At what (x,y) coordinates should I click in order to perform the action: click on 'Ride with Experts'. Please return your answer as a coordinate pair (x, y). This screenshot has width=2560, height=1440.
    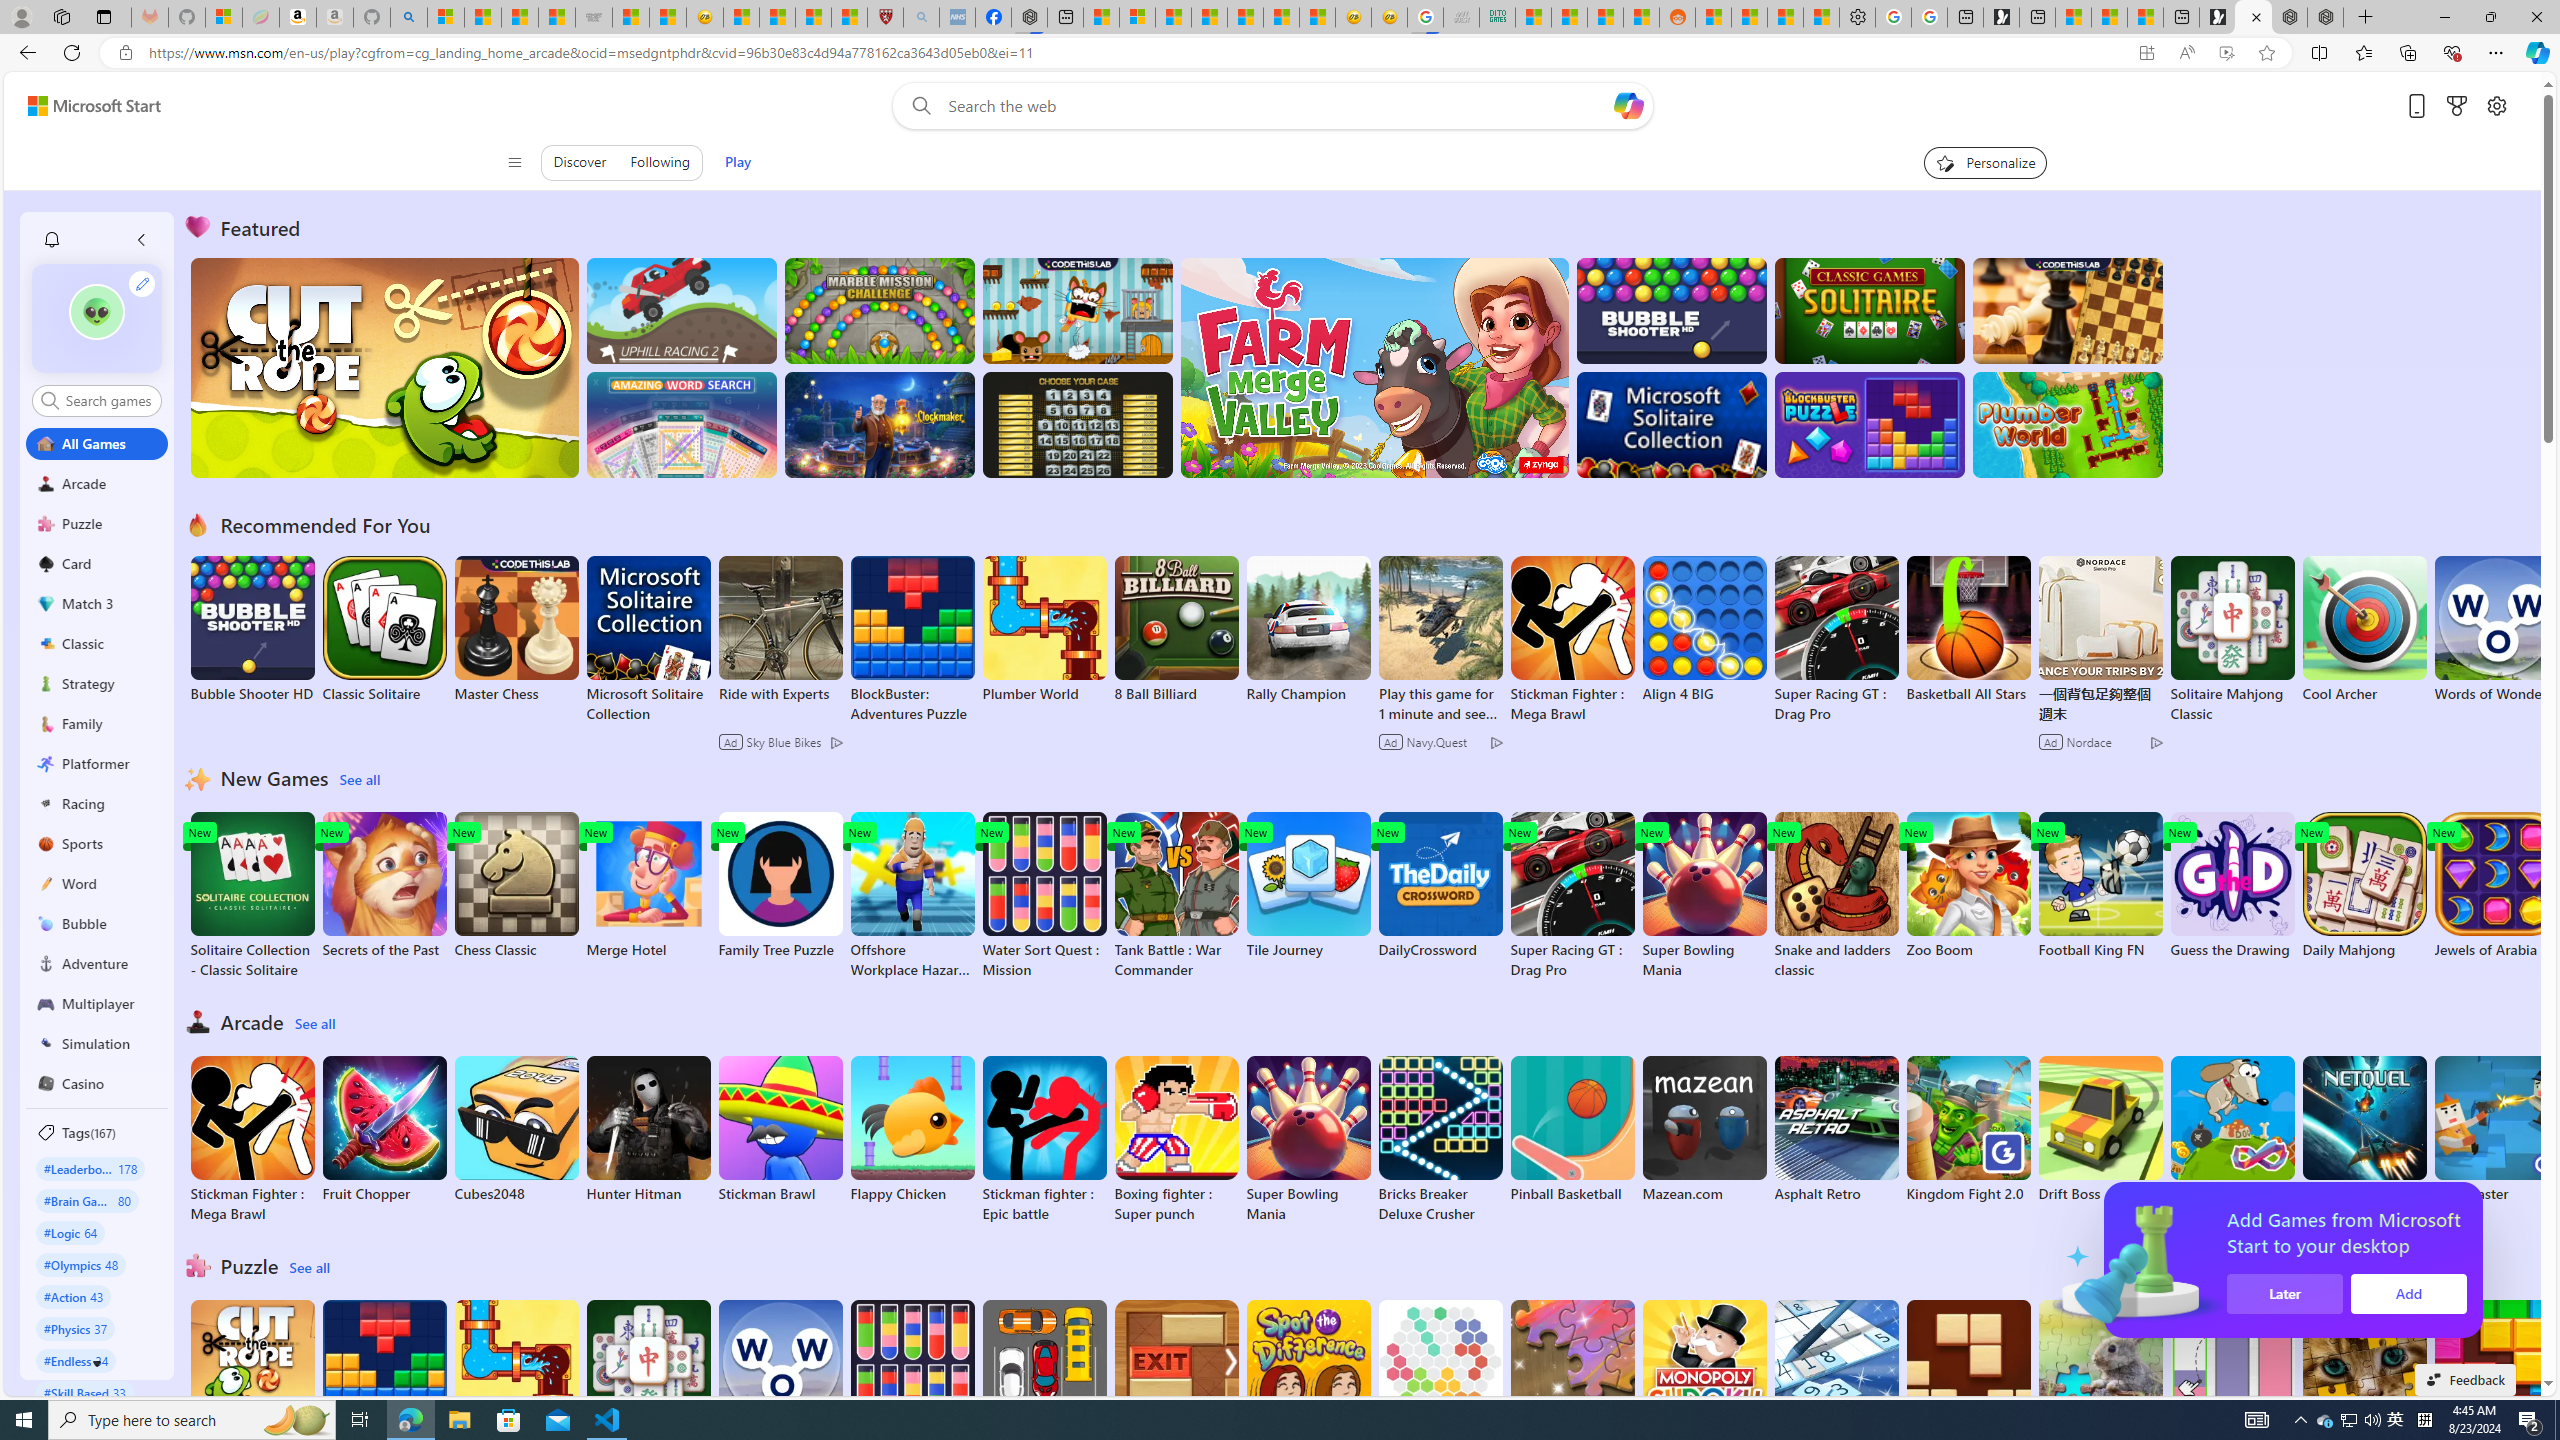
    Looking at the image, I should click on (778, 693).